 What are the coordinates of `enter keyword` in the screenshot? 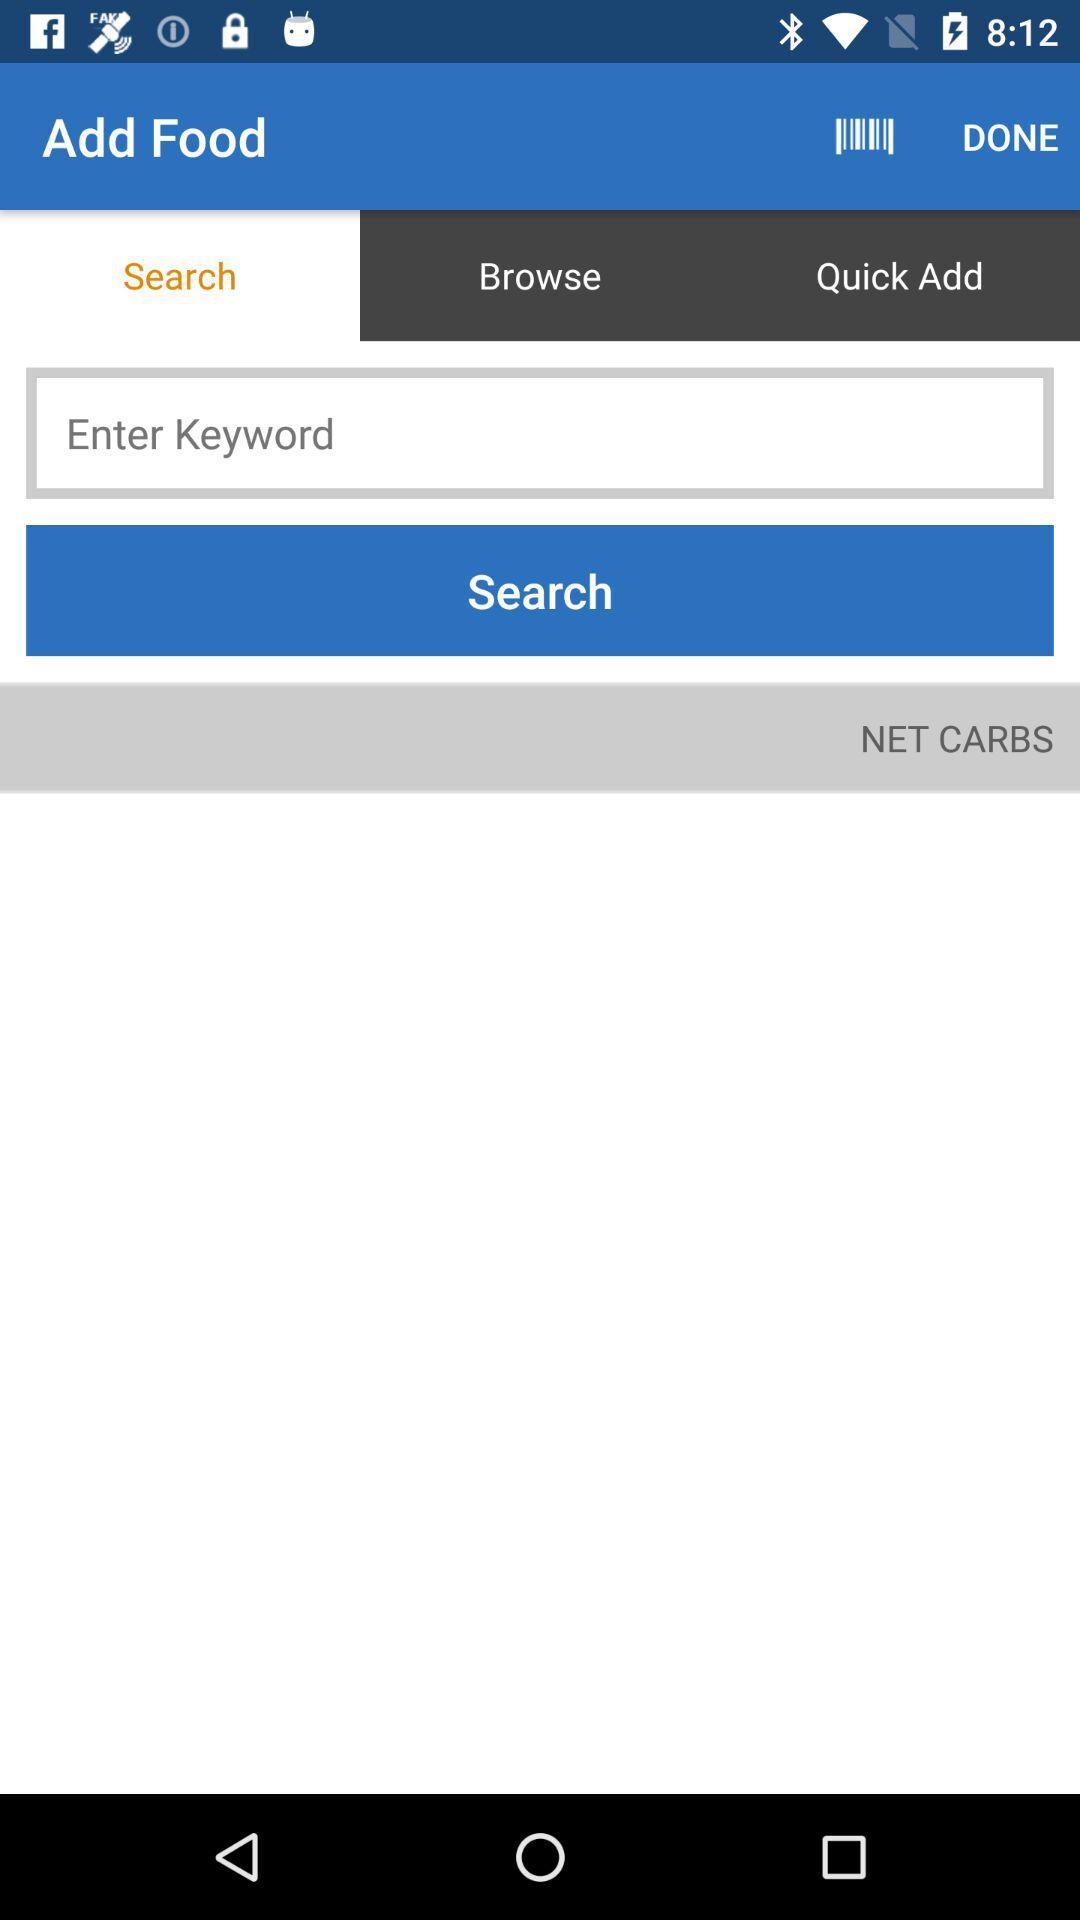 It's located at (540, 432).